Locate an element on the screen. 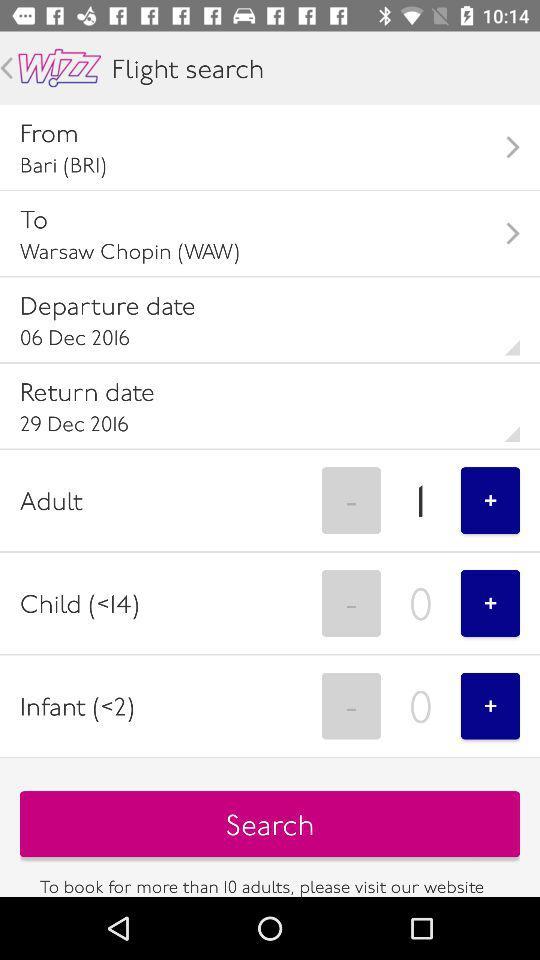 The width and height of the screenshot is (540, 960). go next is located at coordinates (5, 68).